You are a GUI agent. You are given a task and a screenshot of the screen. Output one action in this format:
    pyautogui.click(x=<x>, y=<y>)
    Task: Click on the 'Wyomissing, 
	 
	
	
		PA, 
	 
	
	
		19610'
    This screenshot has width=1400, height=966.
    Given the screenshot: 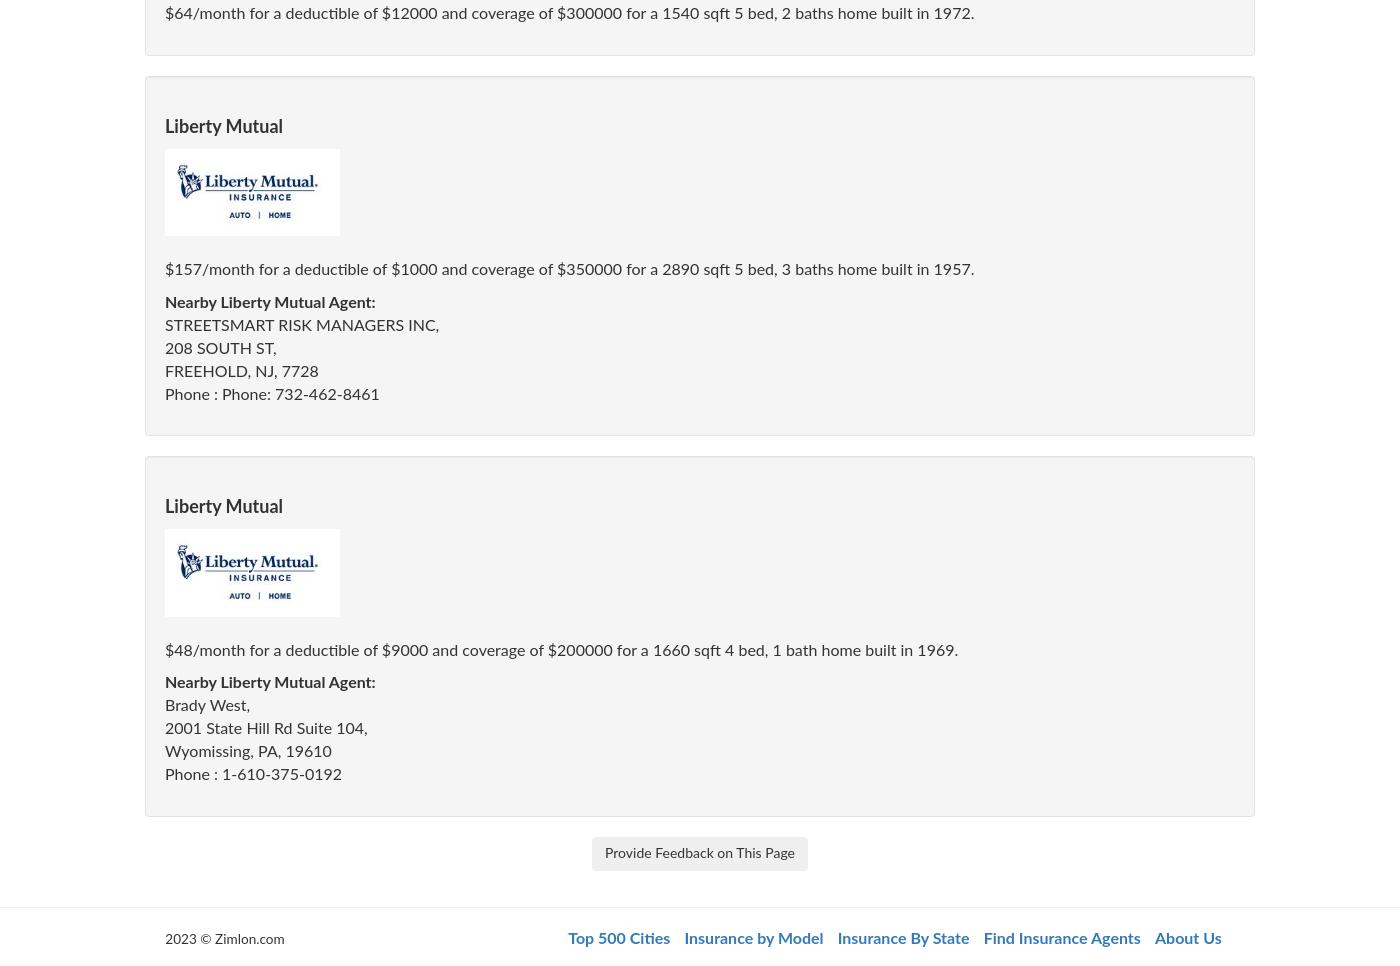 What is the action you would take?
    pyautogui.click(x=247, y=750)
    